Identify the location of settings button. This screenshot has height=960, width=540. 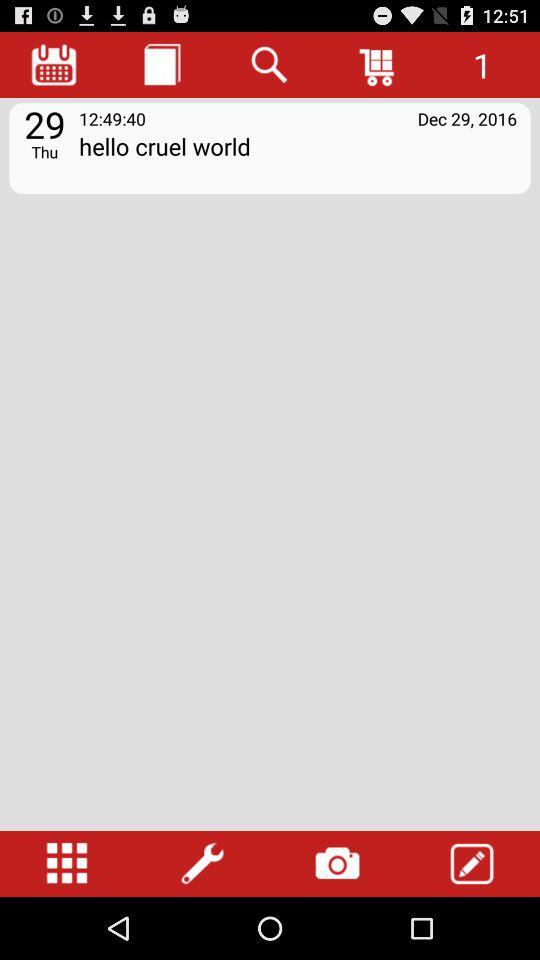
(202, 863).